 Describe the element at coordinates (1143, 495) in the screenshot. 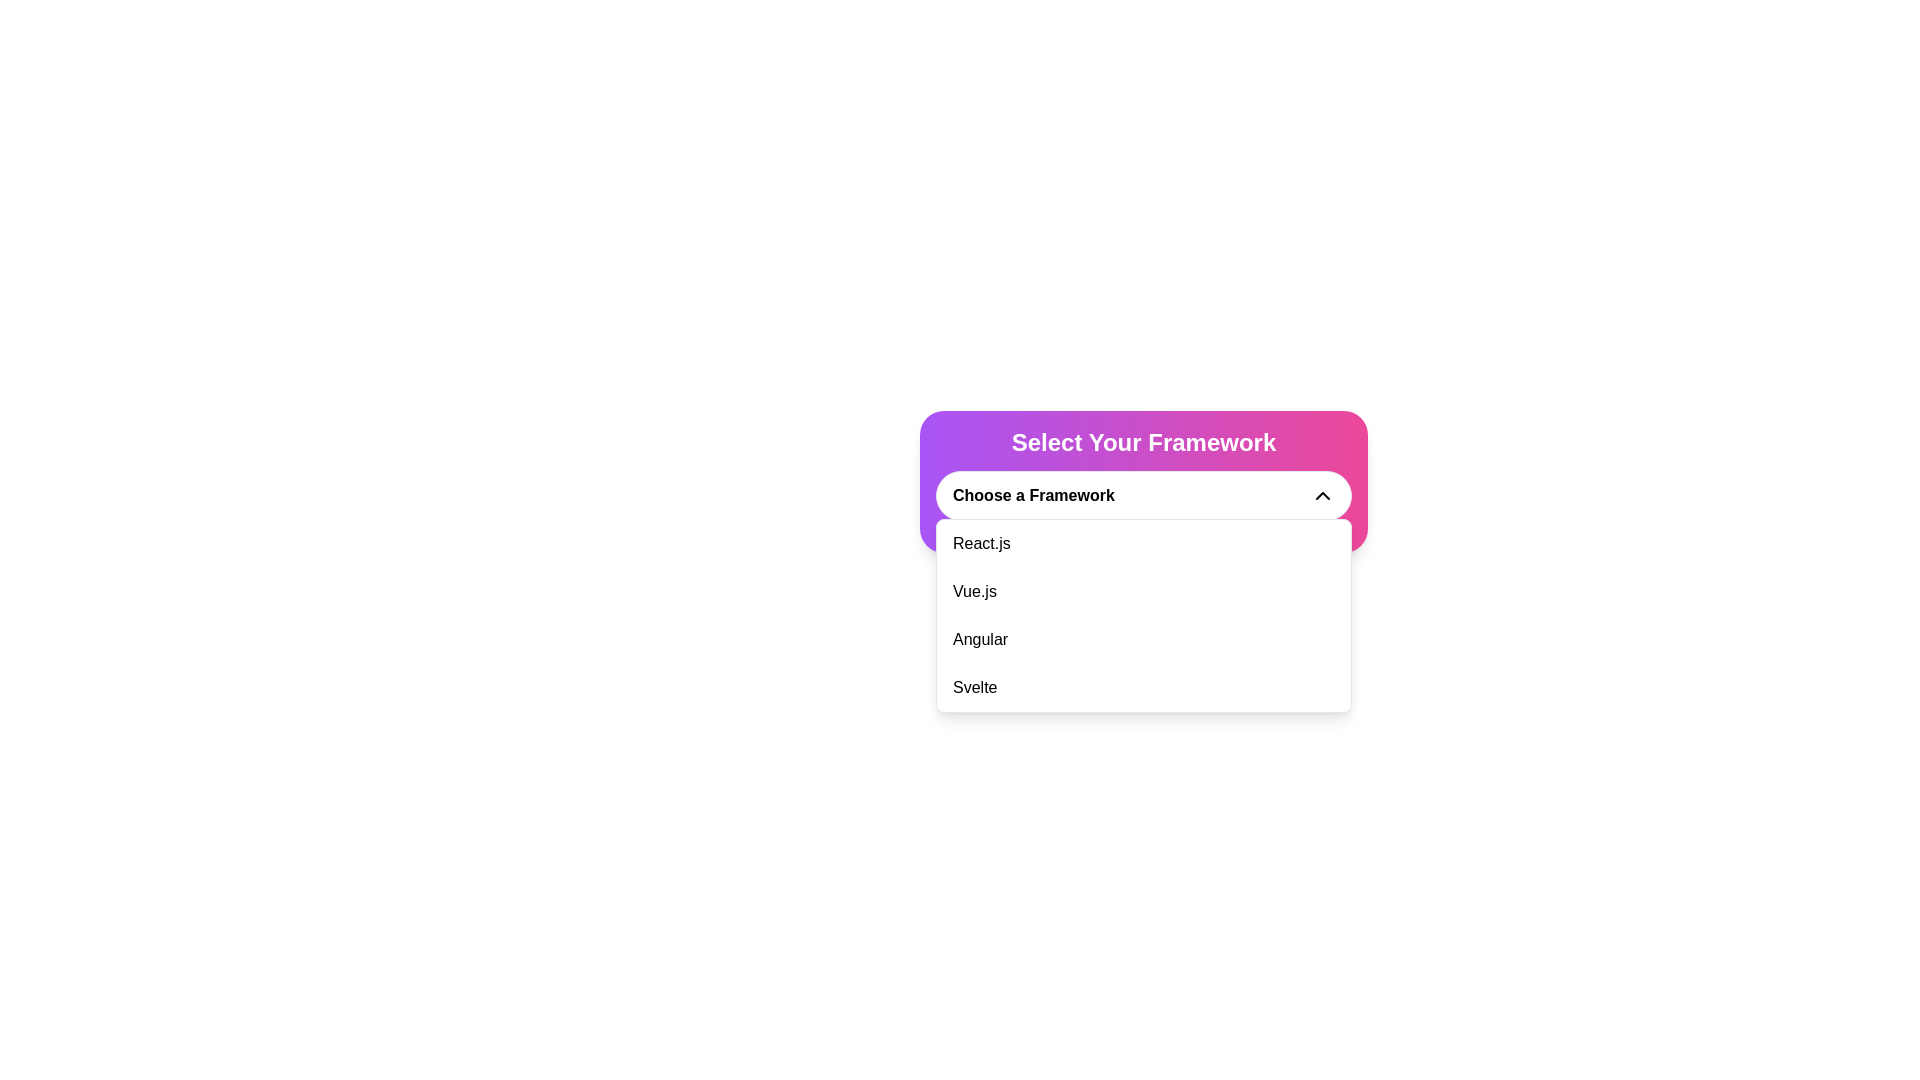

I see `the dropdown menu titled 'Select Your Framework'` at that location.